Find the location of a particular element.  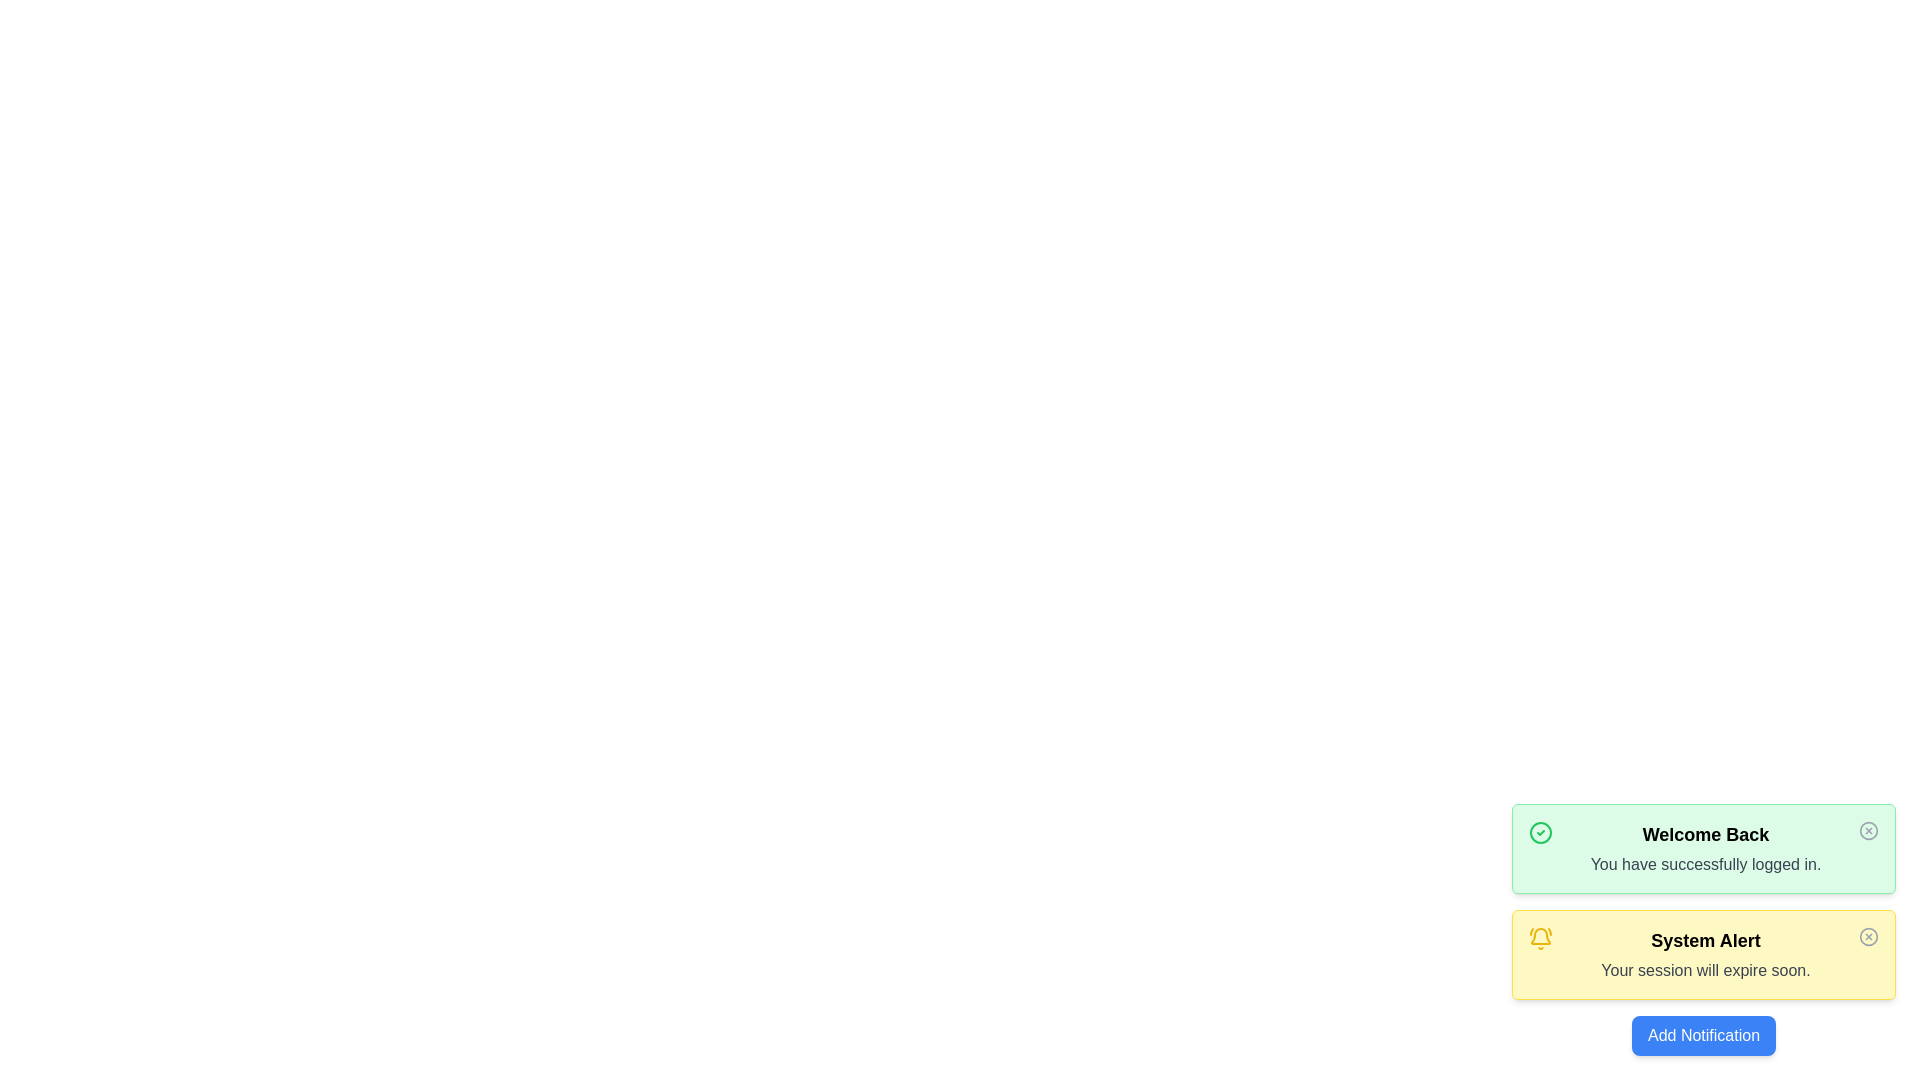

the login confirmation message displayed below the 'Welcome Back' title in the green notification box at the top right area of the application is located at coordinates (1704, 863).